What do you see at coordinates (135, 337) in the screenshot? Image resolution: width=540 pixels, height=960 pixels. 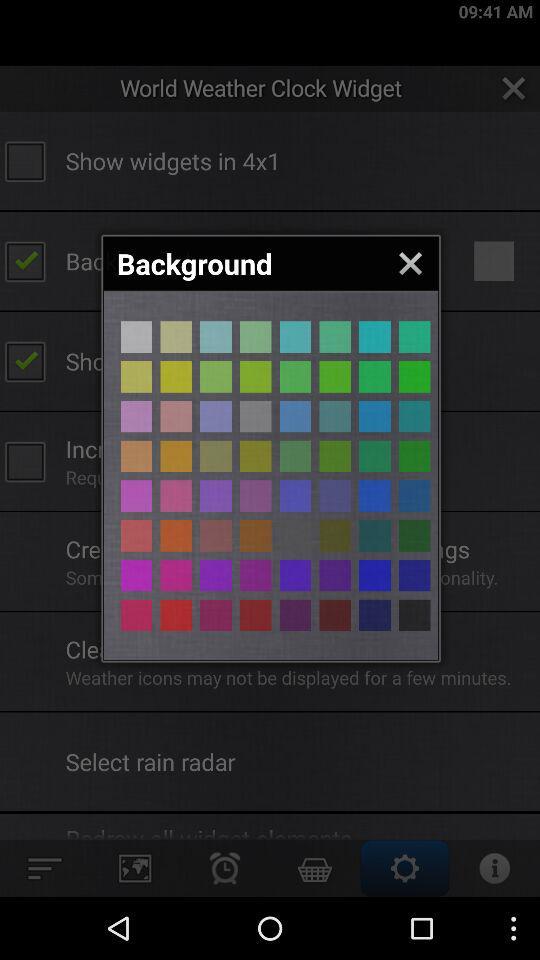 I see `different colour page` at bounding box center [135, 337].